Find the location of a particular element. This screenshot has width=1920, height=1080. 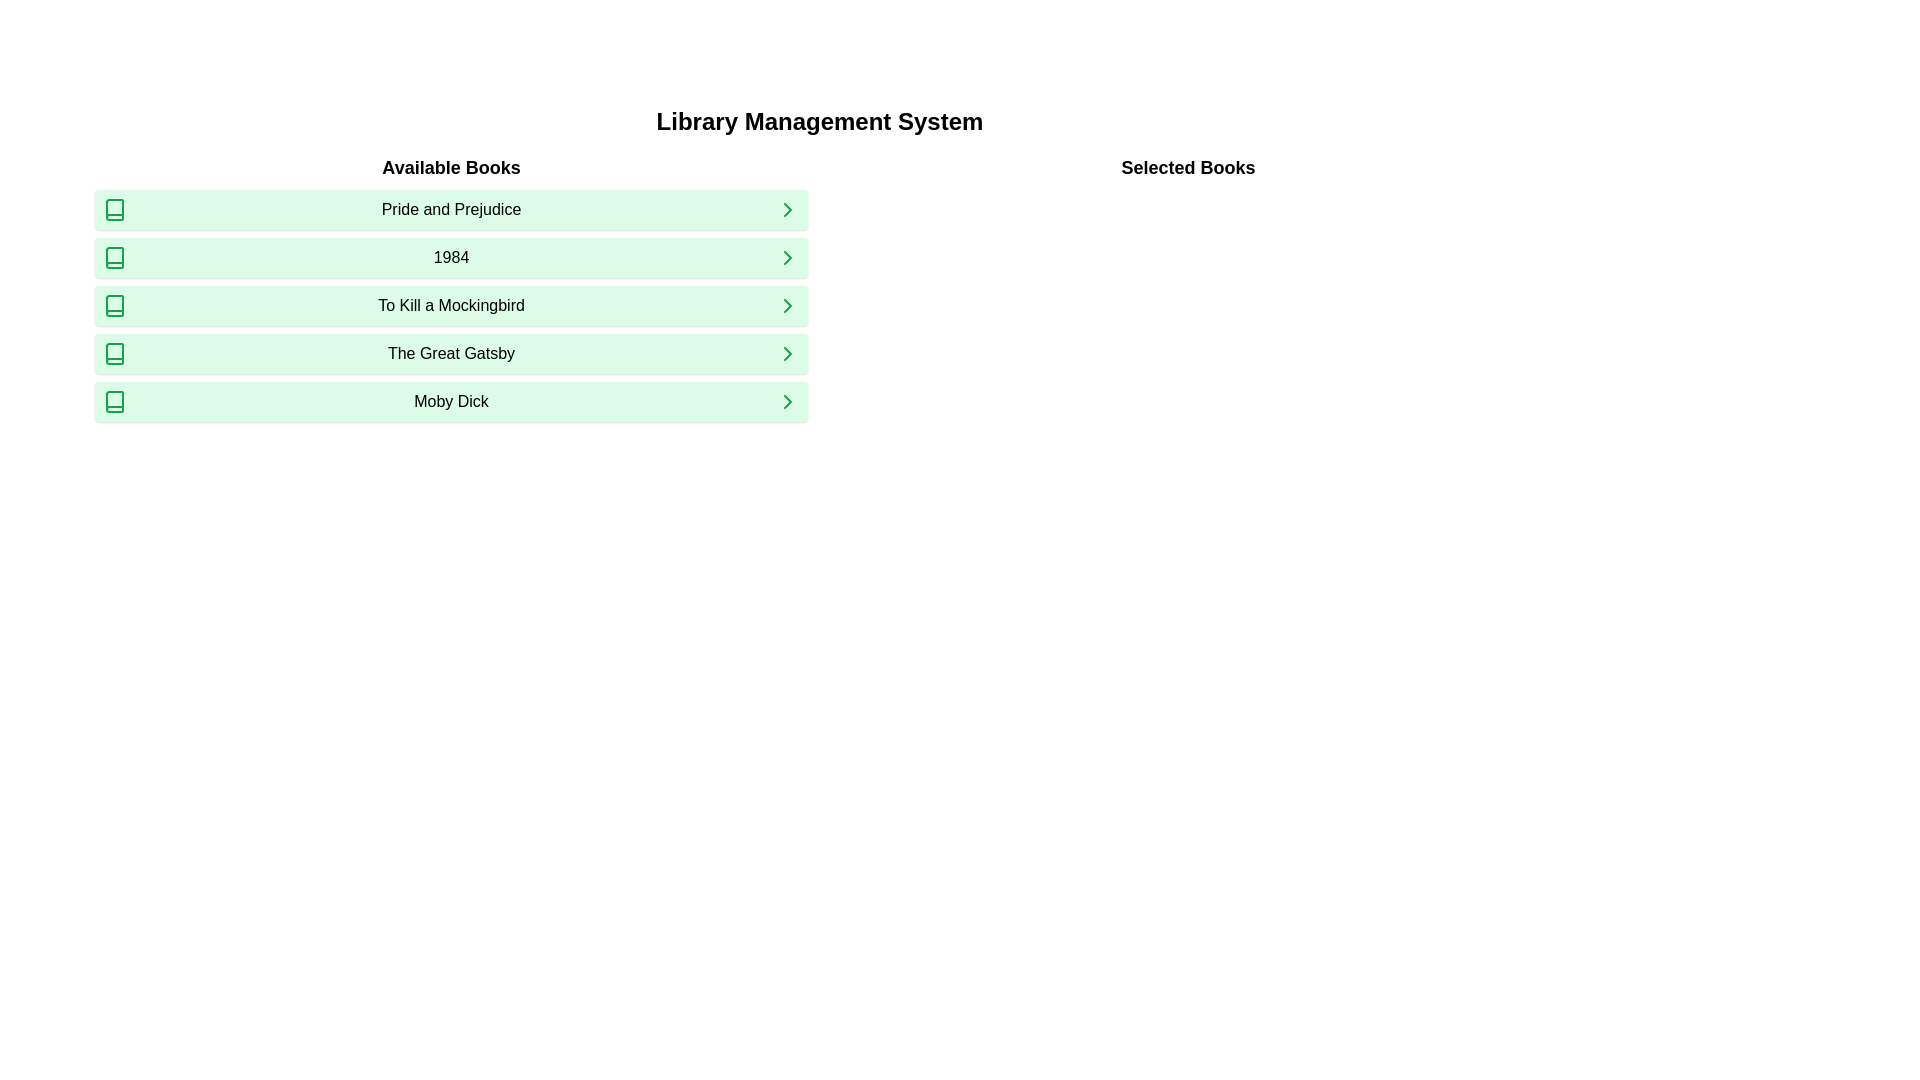

the green outlined arrow icon button located at the far-right end of the 'Pride and Prejudice' row in the 'Available Books' section is located at coordinates (786, 209).